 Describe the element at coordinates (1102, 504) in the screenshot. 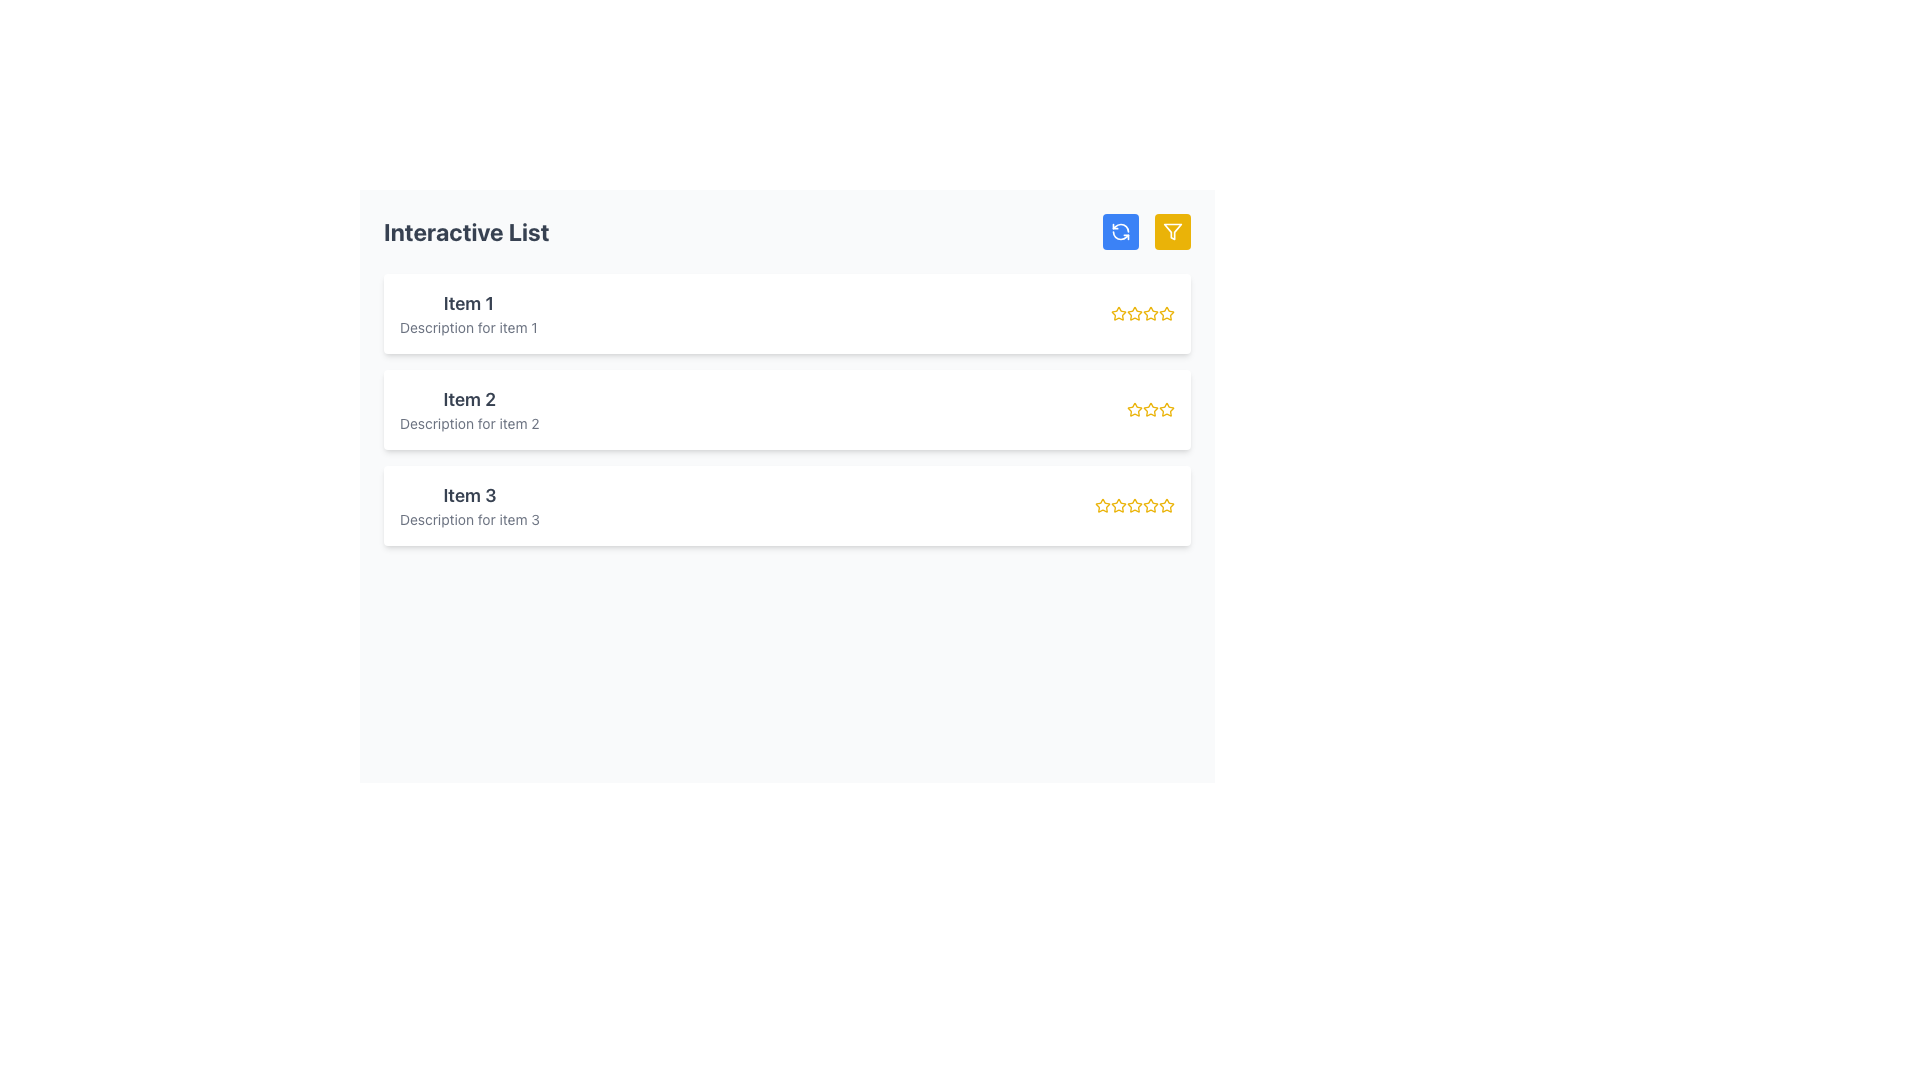

I see `the Star Rating Icon representing the rating selection option for 'Item 3', which is the first in a group of rating icons positioned to the right of 'Item 3'` at that location.